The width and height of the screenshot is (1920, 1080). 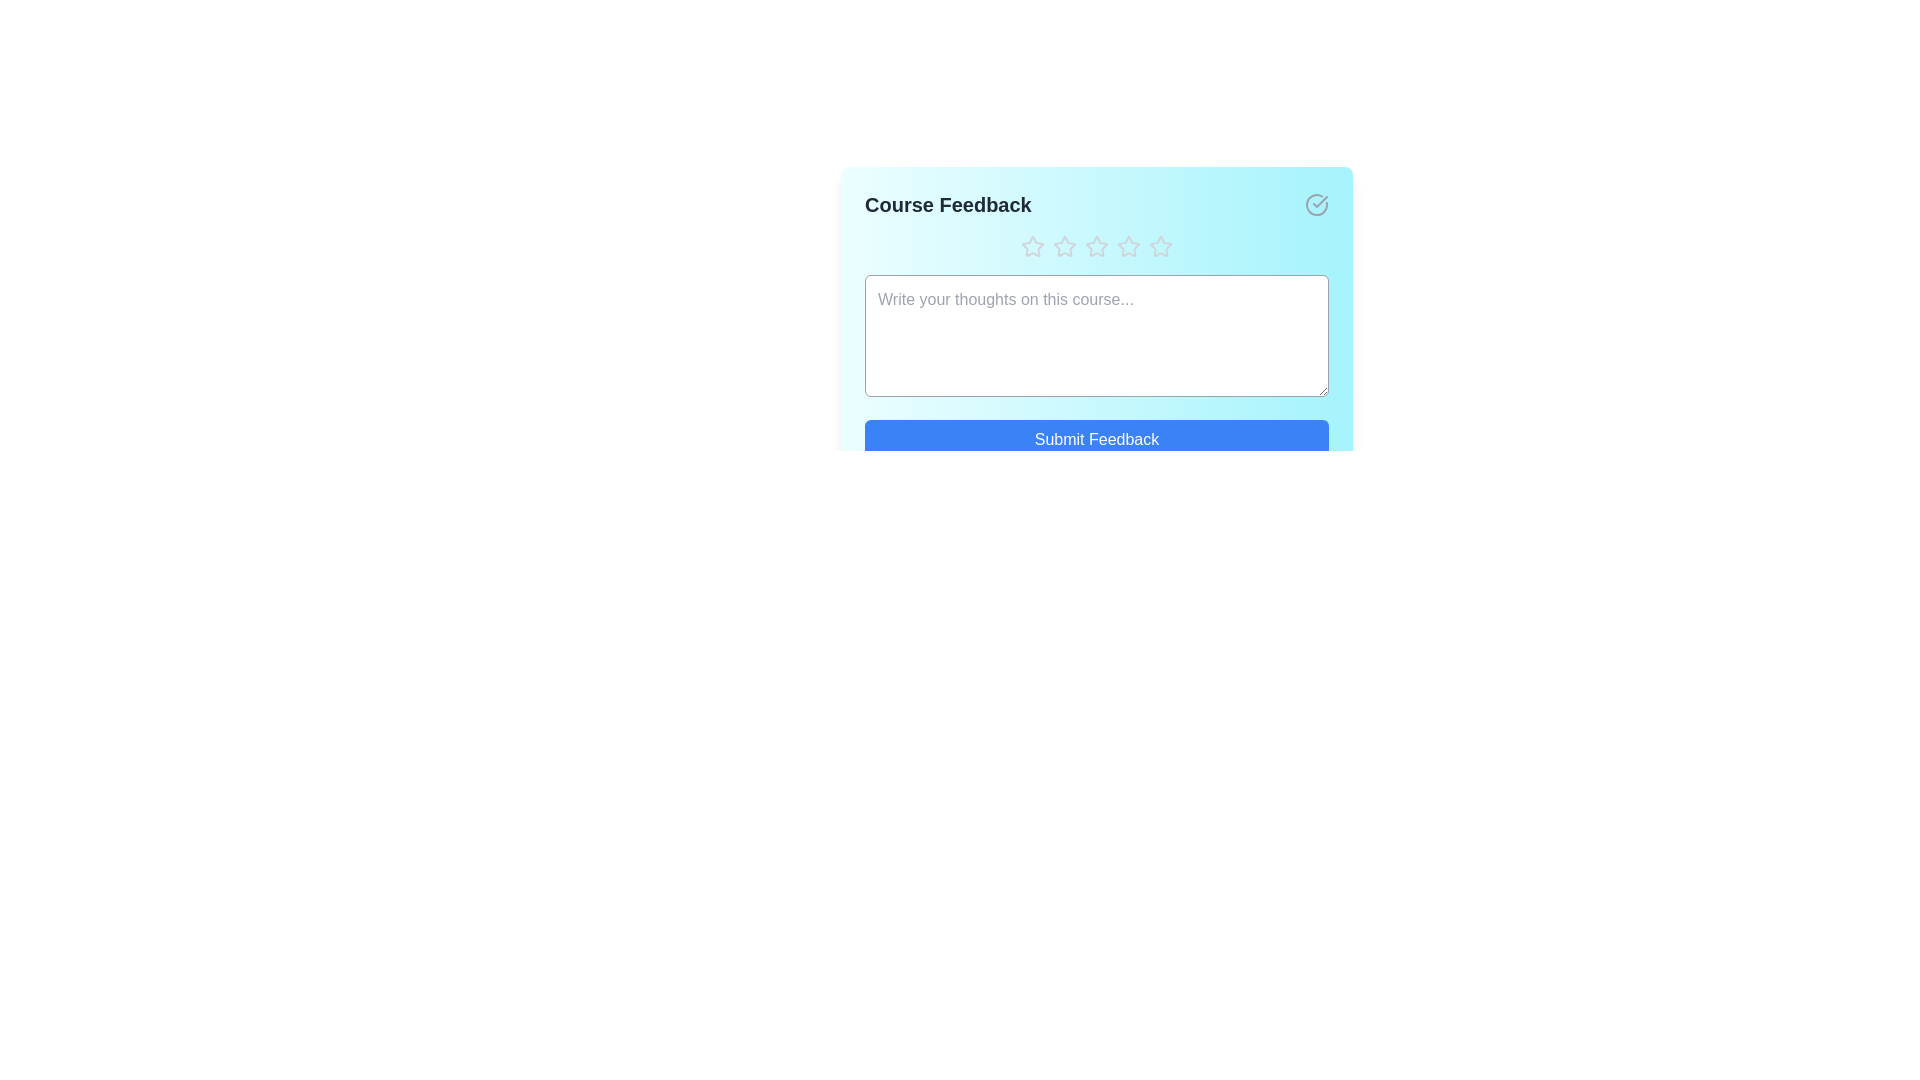 I want to click on the star corresponding to the desired rating 4, so click(x=1128, y=245).